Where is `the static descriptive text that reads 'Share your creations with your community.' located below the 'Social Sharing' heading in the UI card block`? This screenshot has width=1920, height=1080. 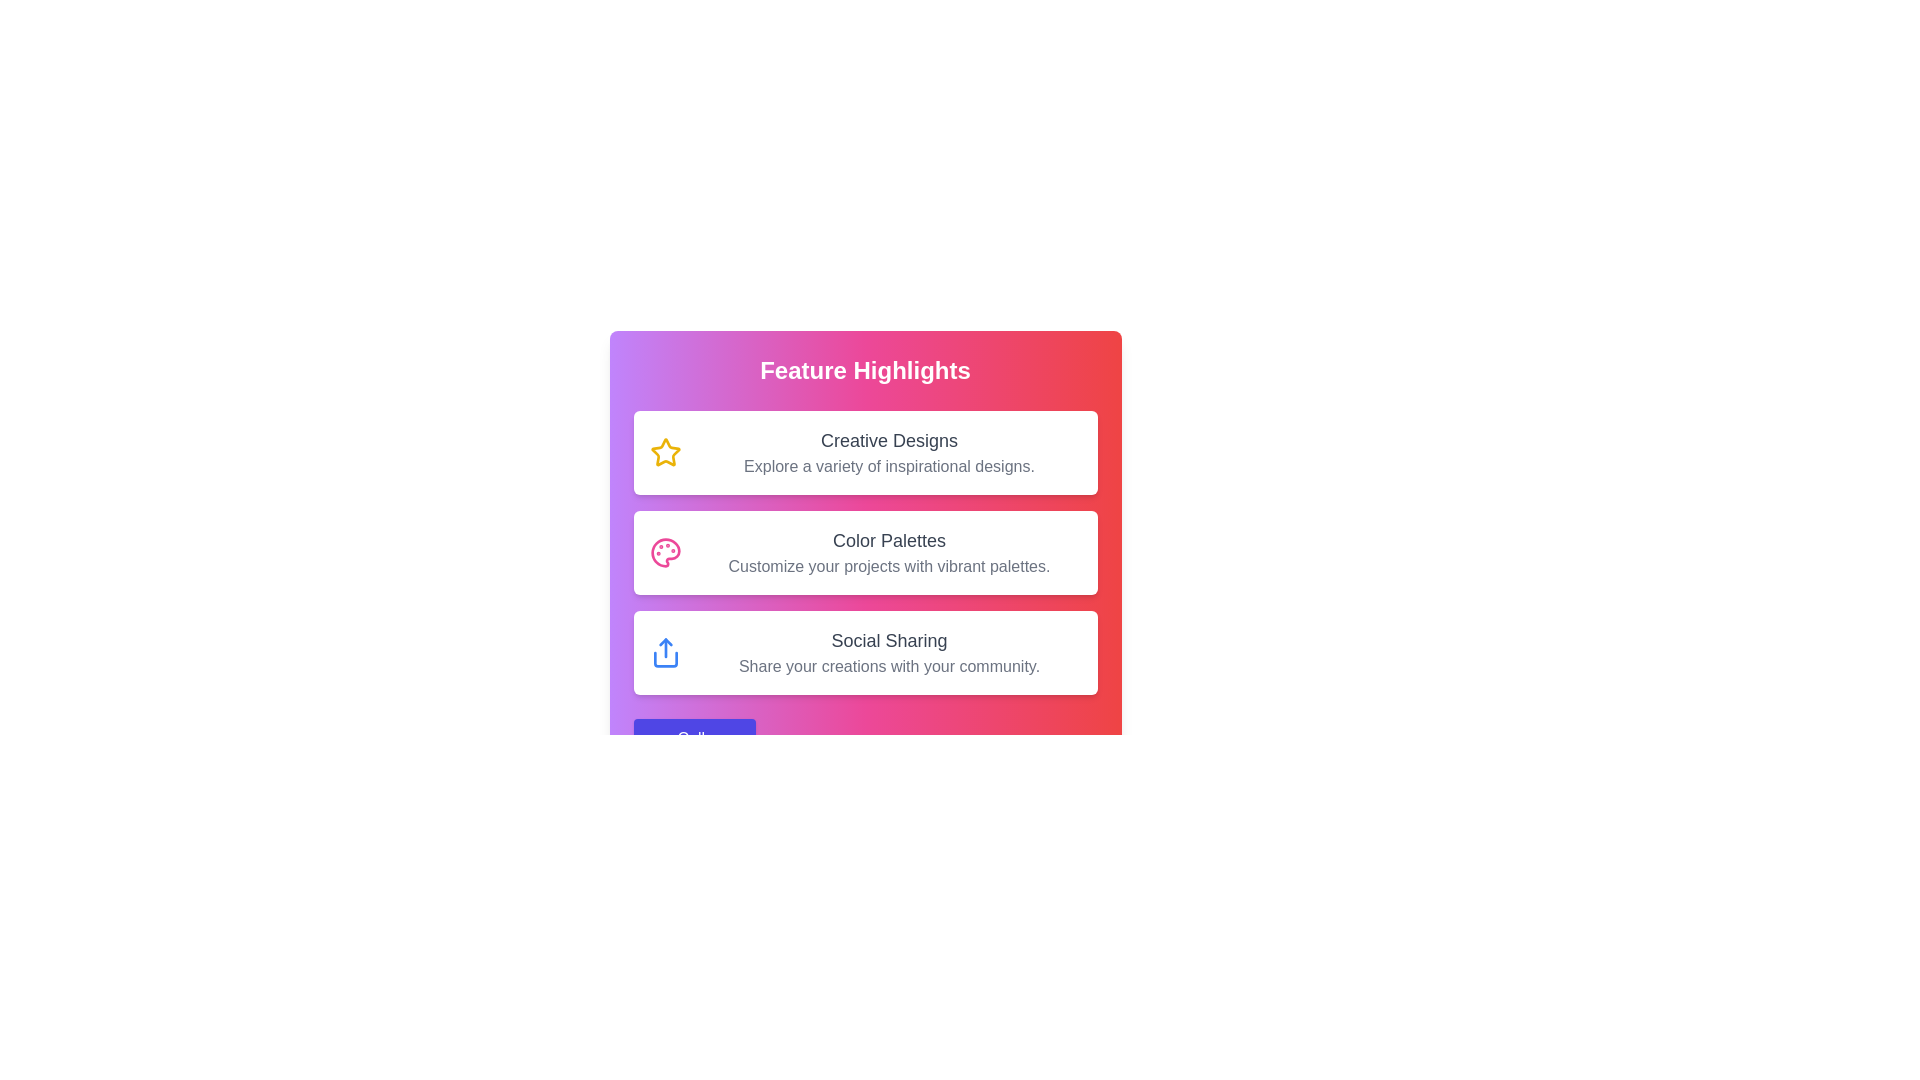 the static descriptive text that reads 'Share your creations with your community.' located below the 'Social Sharing' heading in the UI card block is located at coordinates (888, 667).